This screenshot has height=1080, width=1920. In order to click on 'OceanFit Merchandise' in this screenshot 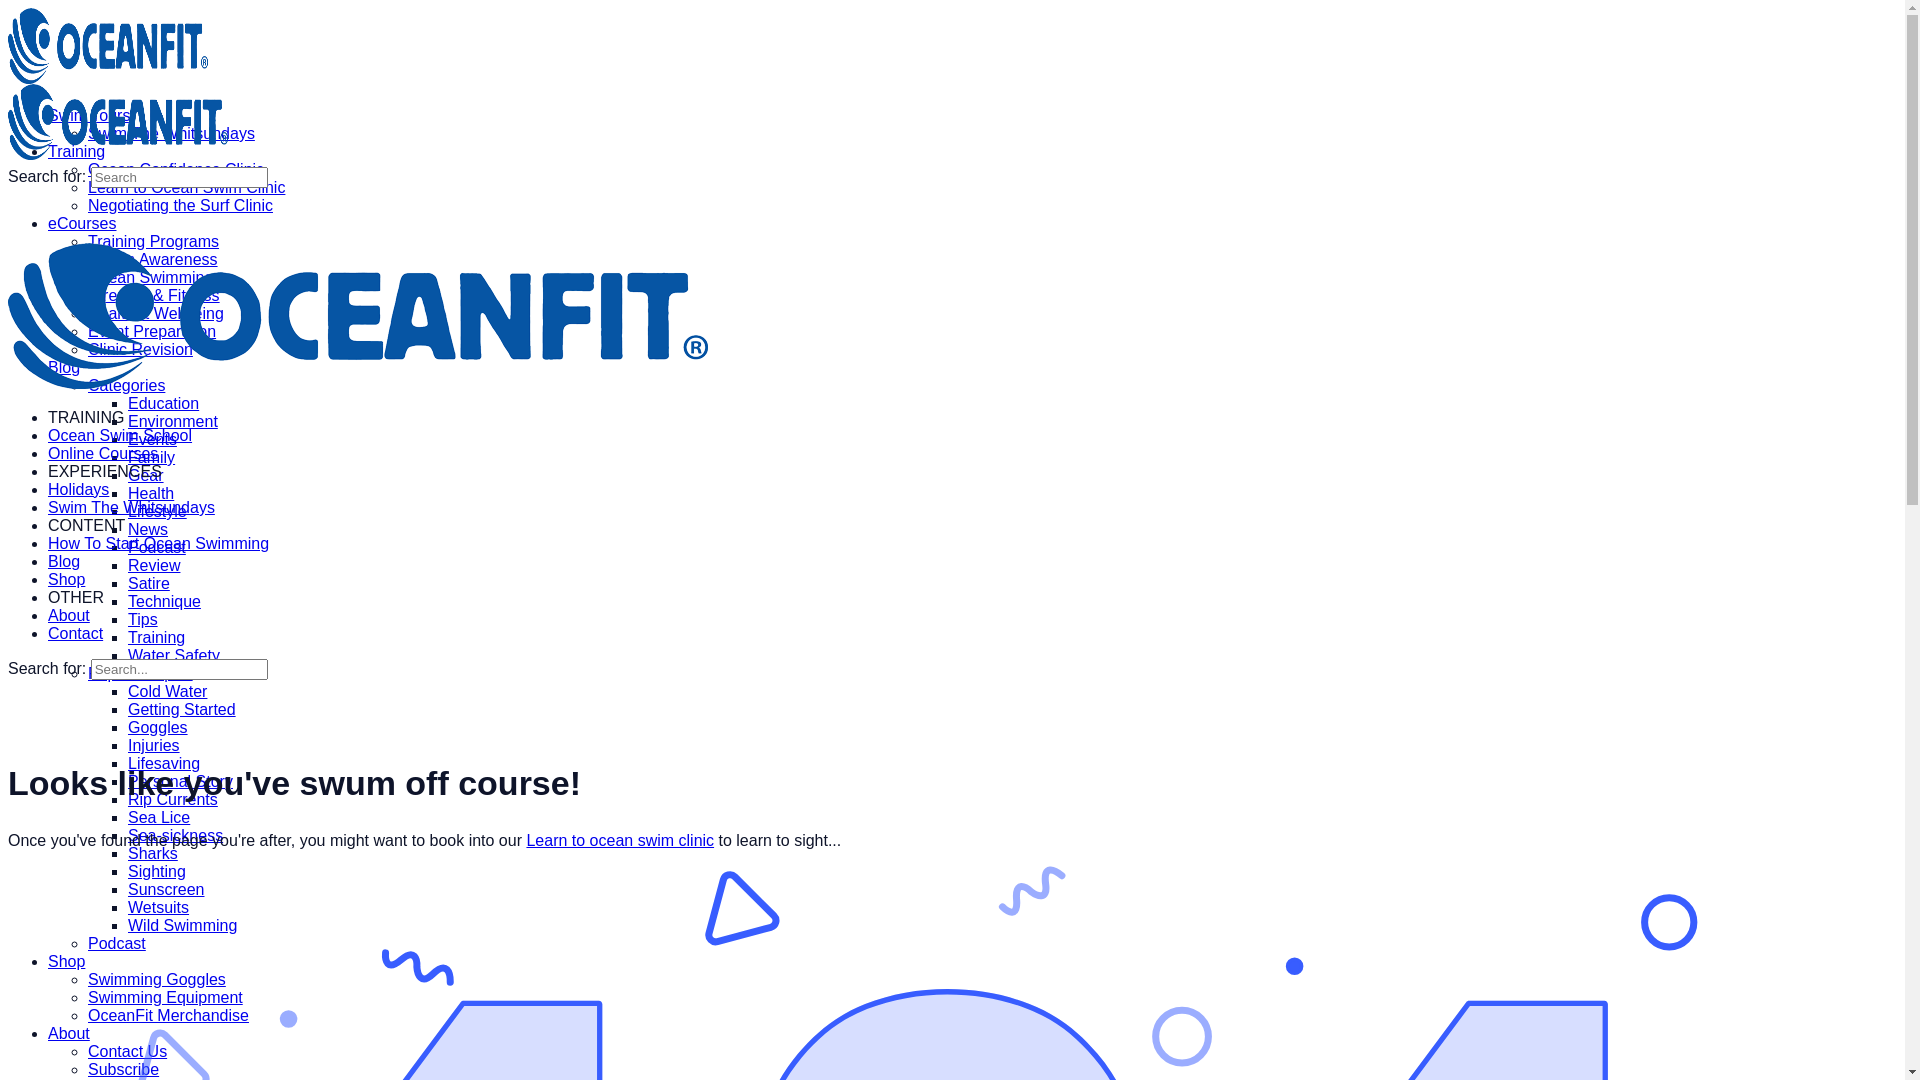, I will do `click(168, 1015)`.